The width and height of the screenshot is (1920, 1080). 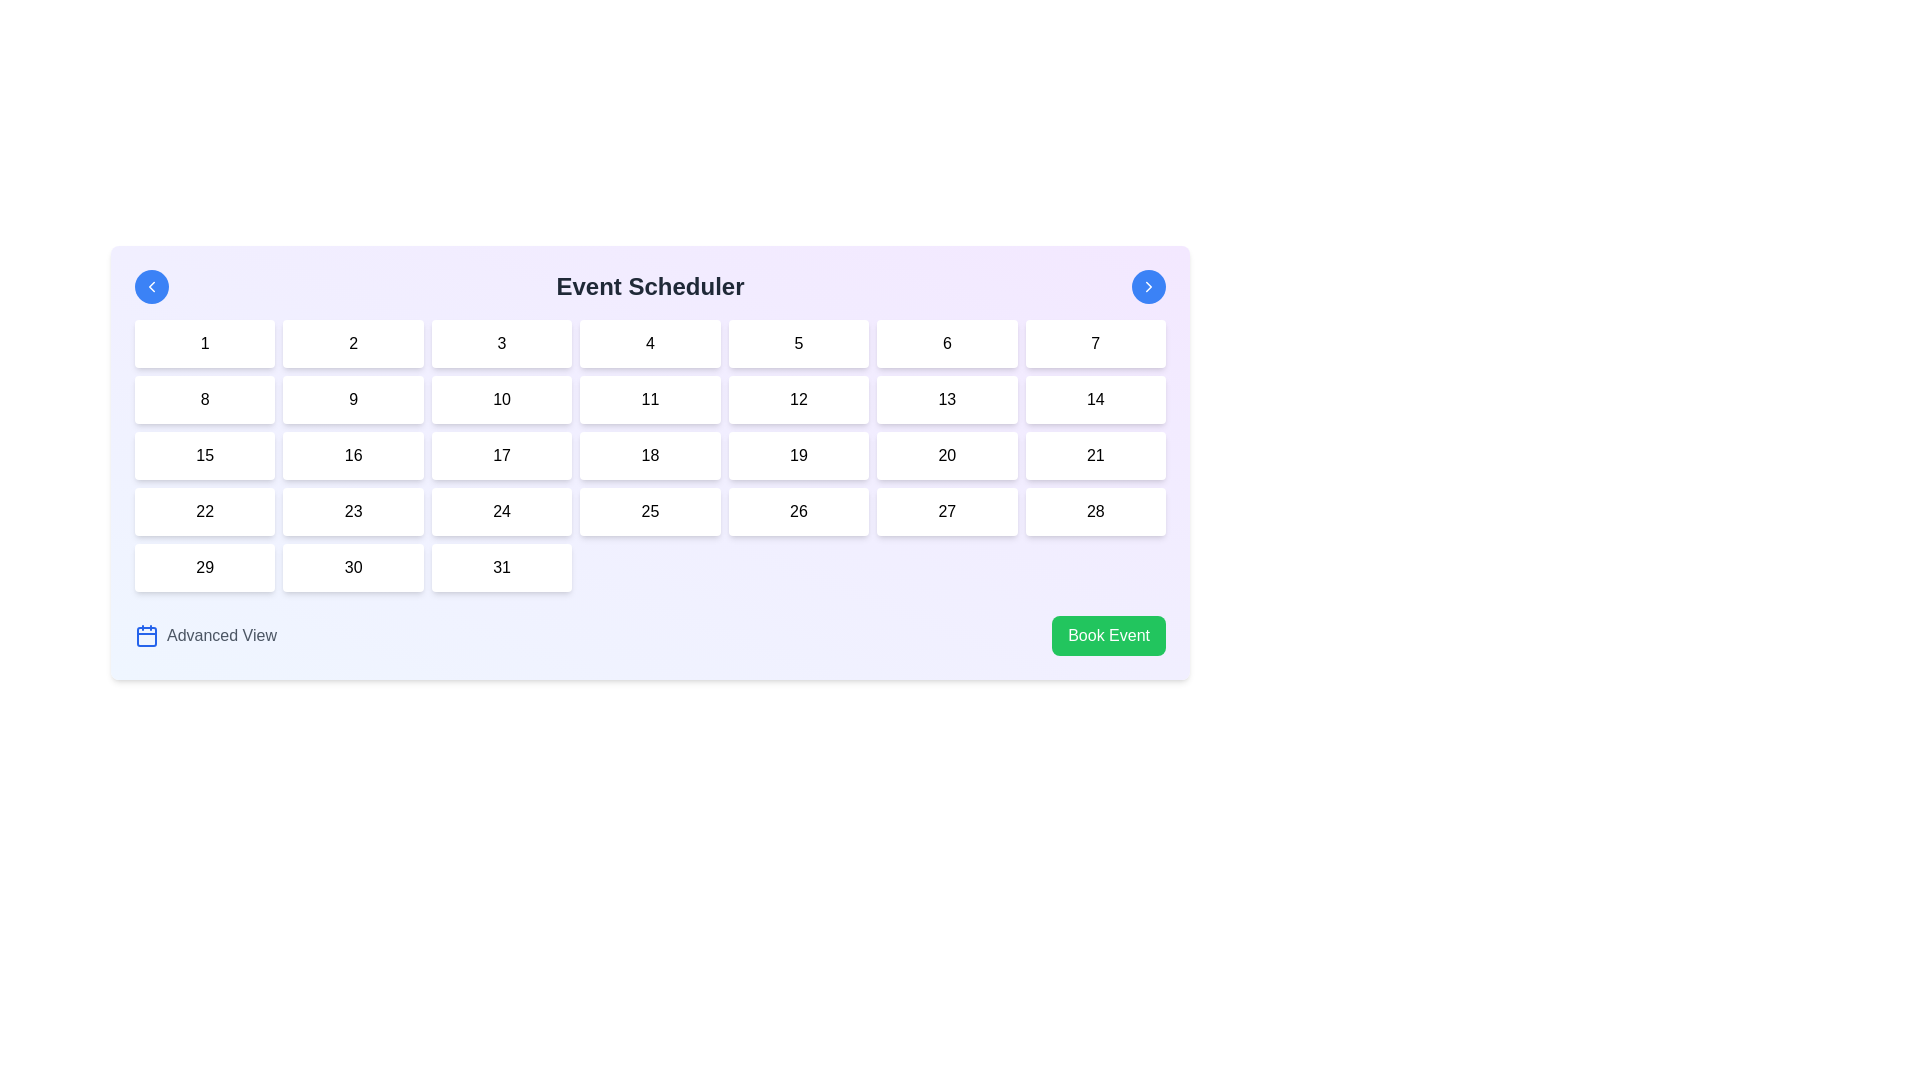 I want to click on the button representing the date '30' in the calendar, so click(x=353, y=567).